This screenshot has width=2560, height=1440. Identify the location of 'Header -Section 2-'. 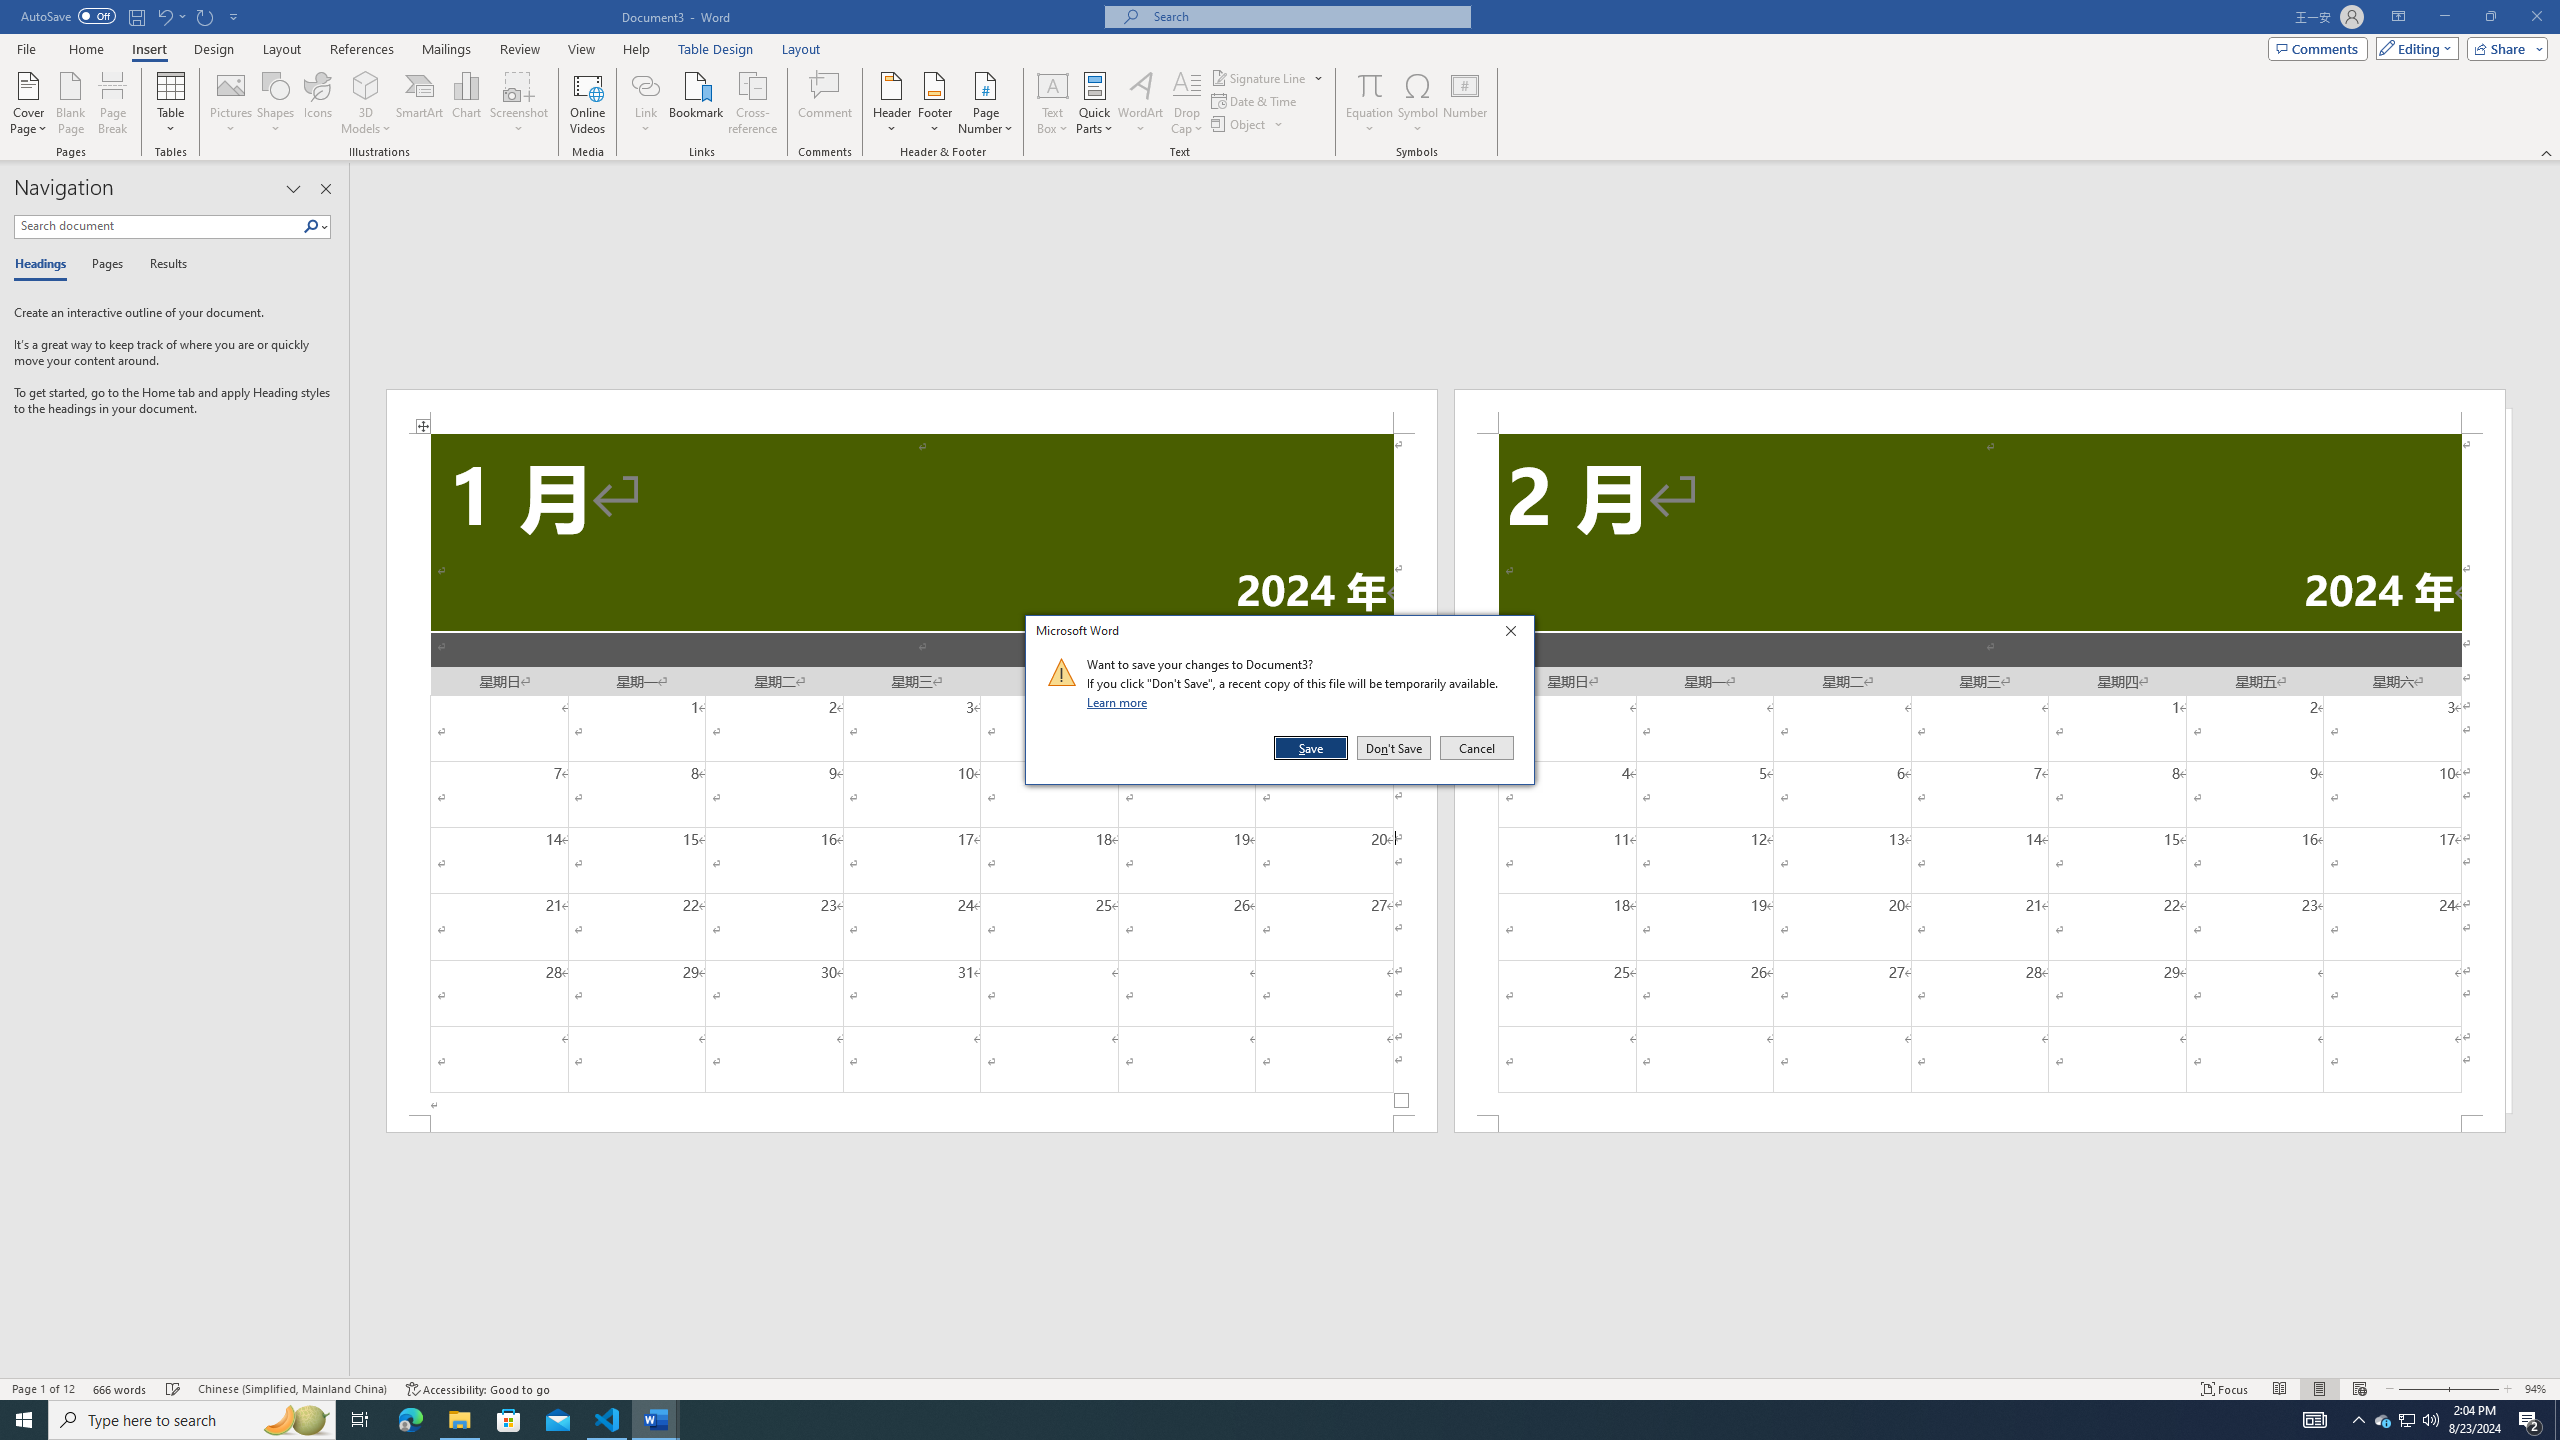
(1980, 410).